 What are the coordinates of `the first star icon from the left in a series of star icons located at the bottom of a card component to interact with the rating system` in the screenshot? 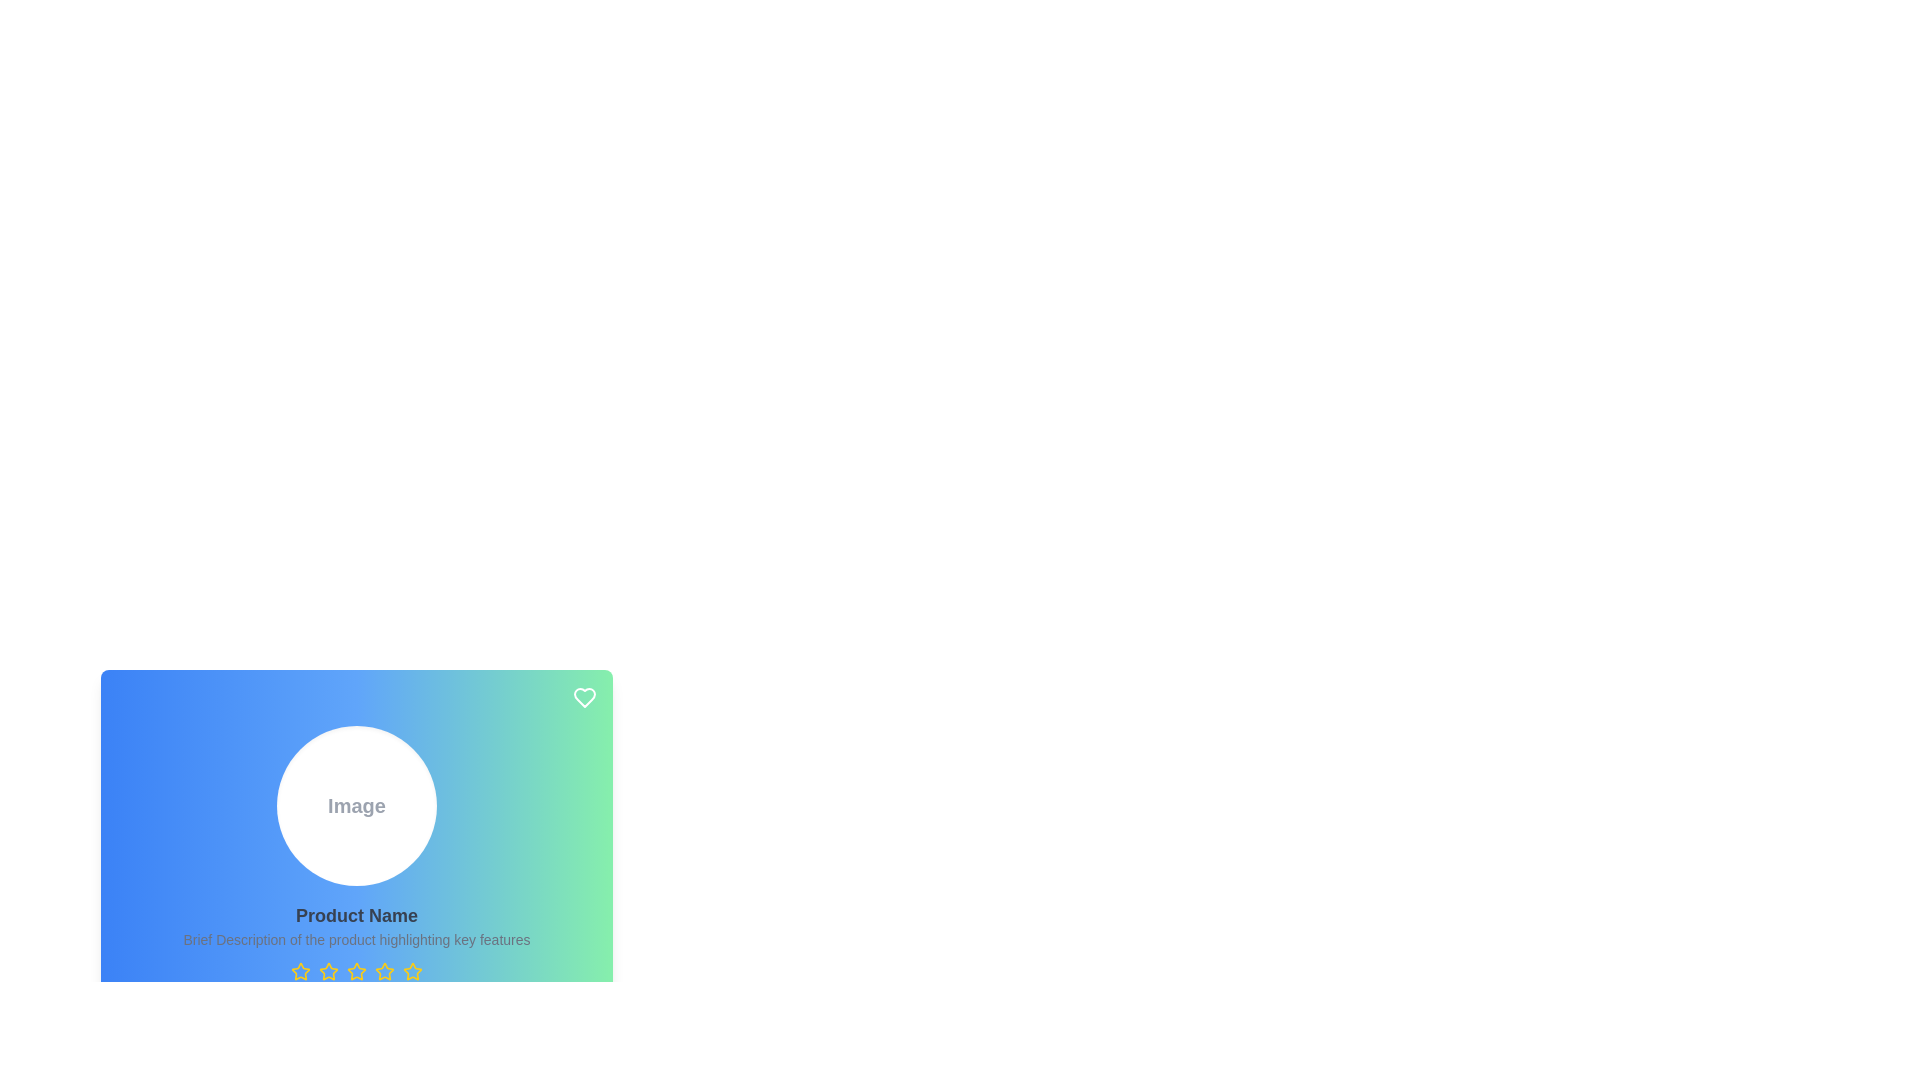 It's located at (300, 971).